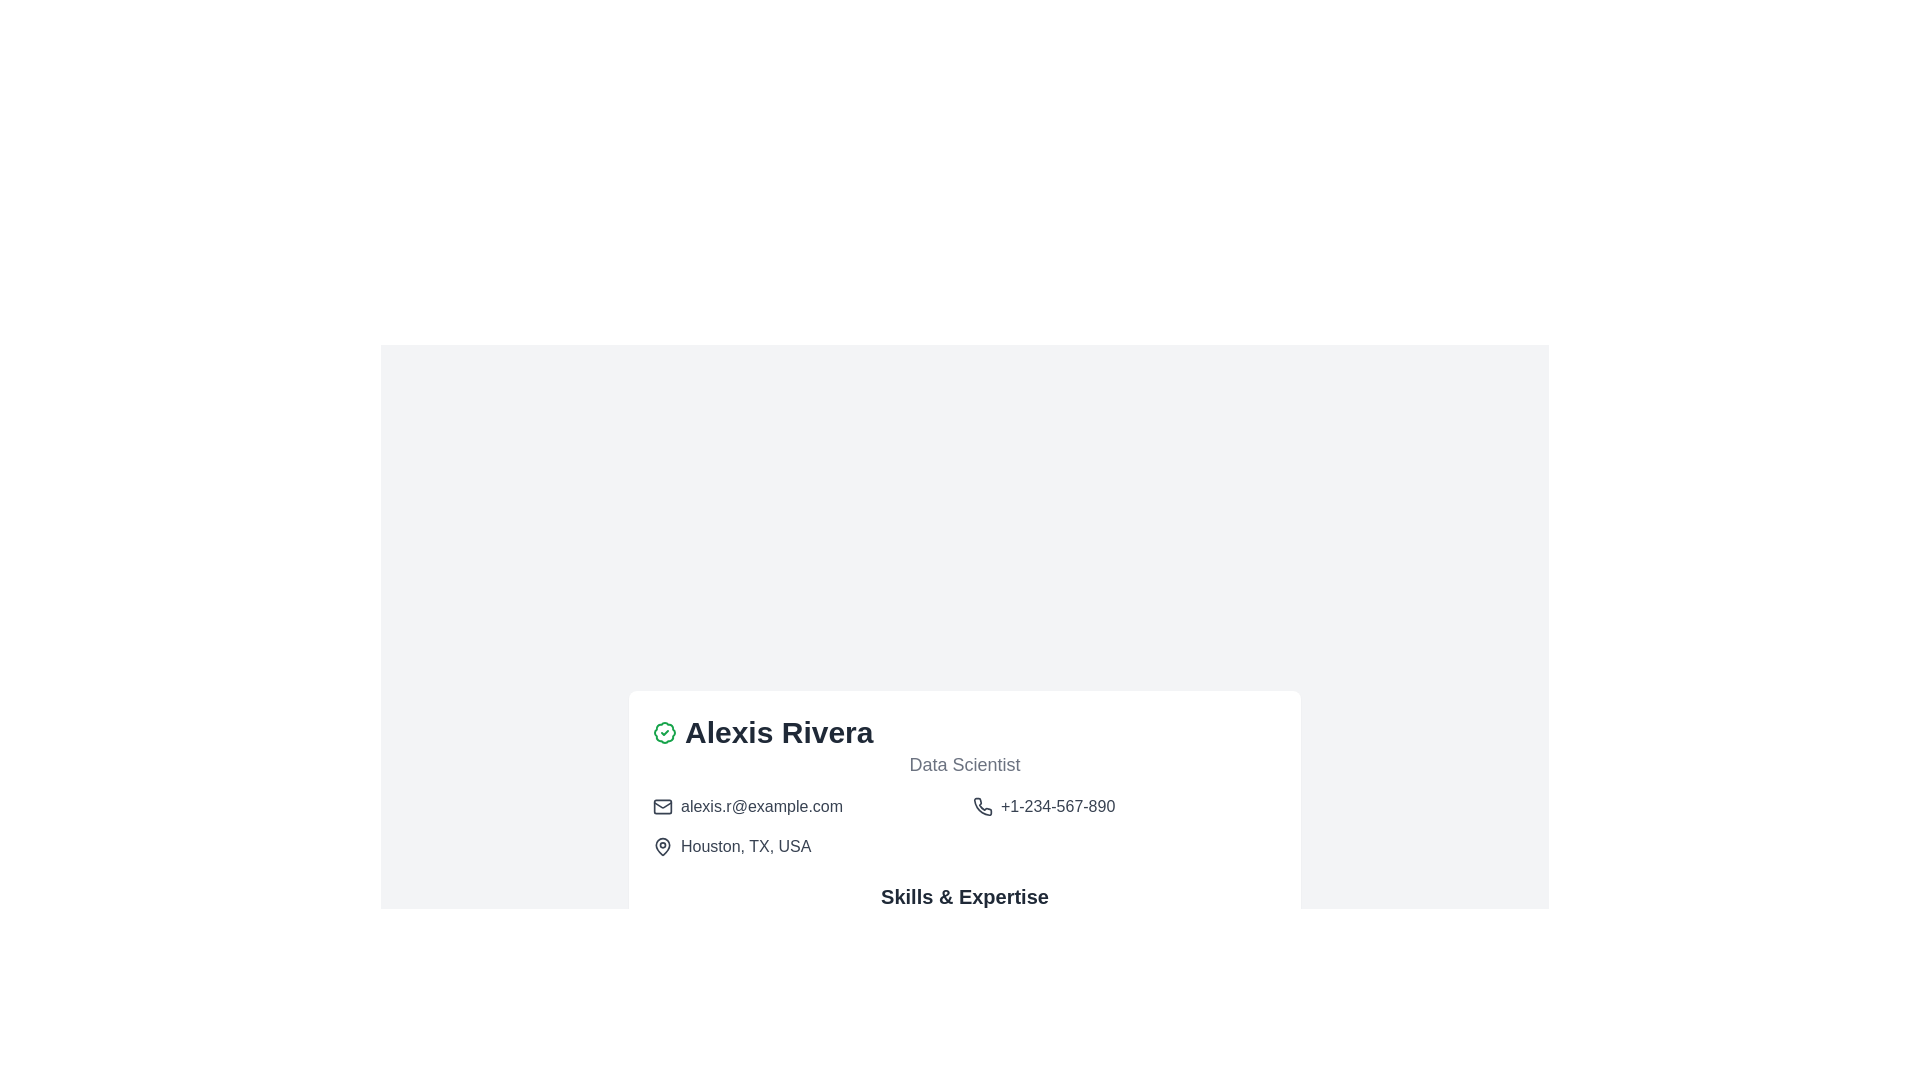 This screenshot has width=1920, height=1080. I want to click on the small phone icon located in the profile section of the user interface, adjacent to the user's phone number text, so click(983, 805).